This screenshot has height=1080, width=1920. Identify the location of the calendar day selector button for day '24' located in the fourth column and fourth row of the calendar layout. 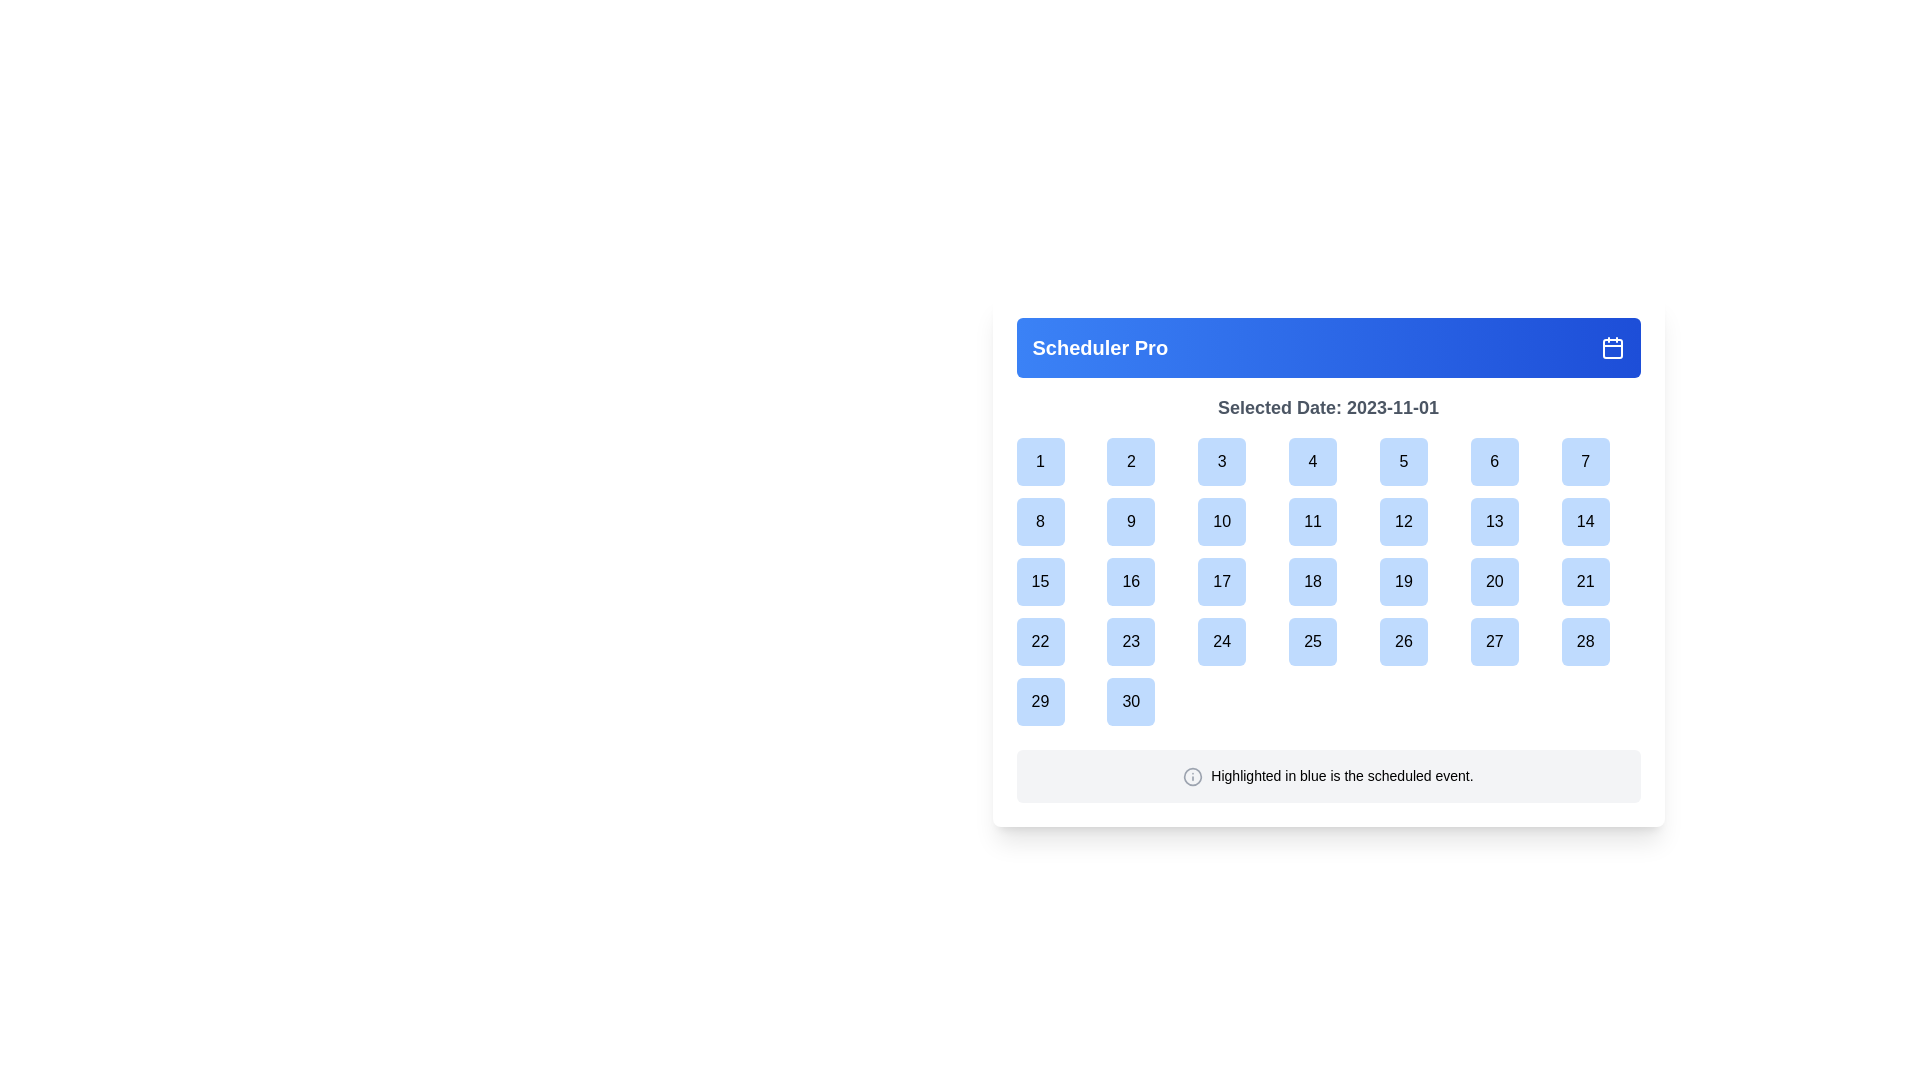
(1221, 641).